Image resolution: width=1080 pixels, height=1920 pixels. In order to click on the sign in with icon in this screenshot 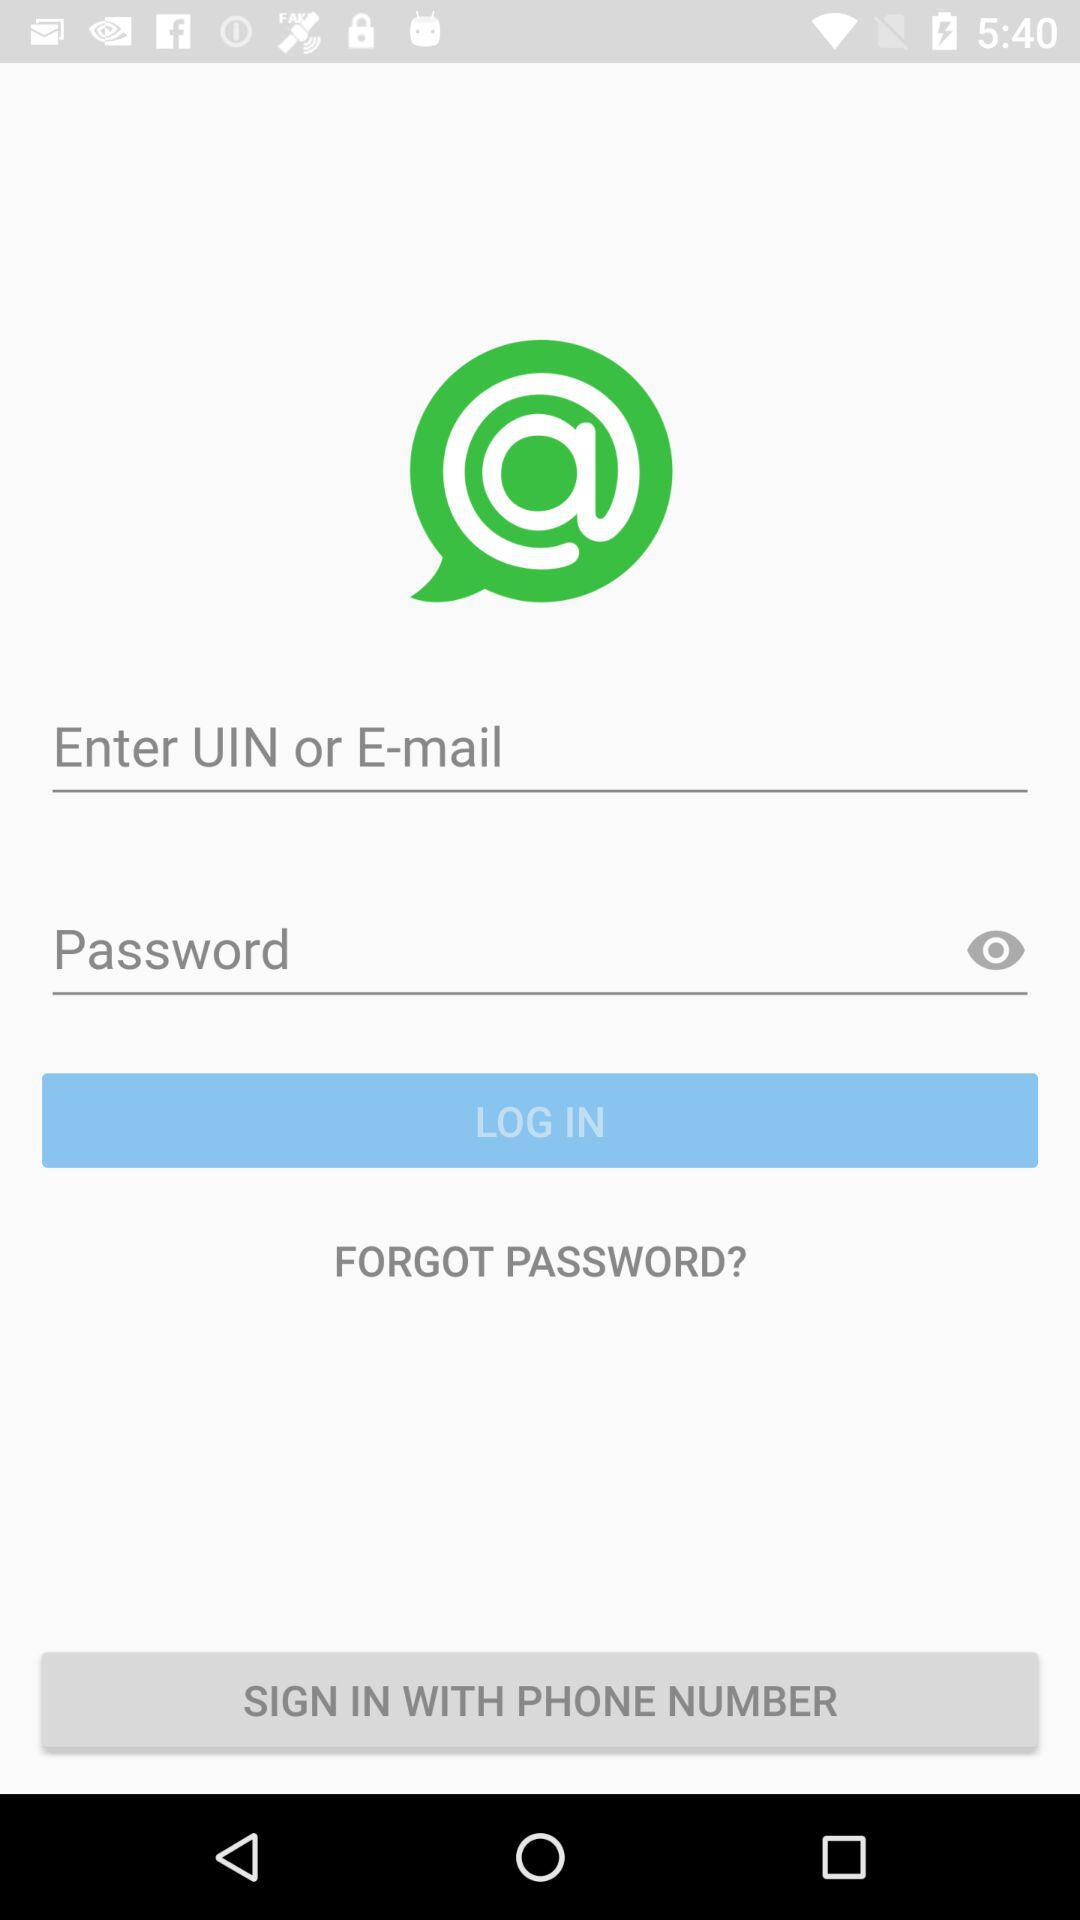, I will do `click(540, 1698)`.